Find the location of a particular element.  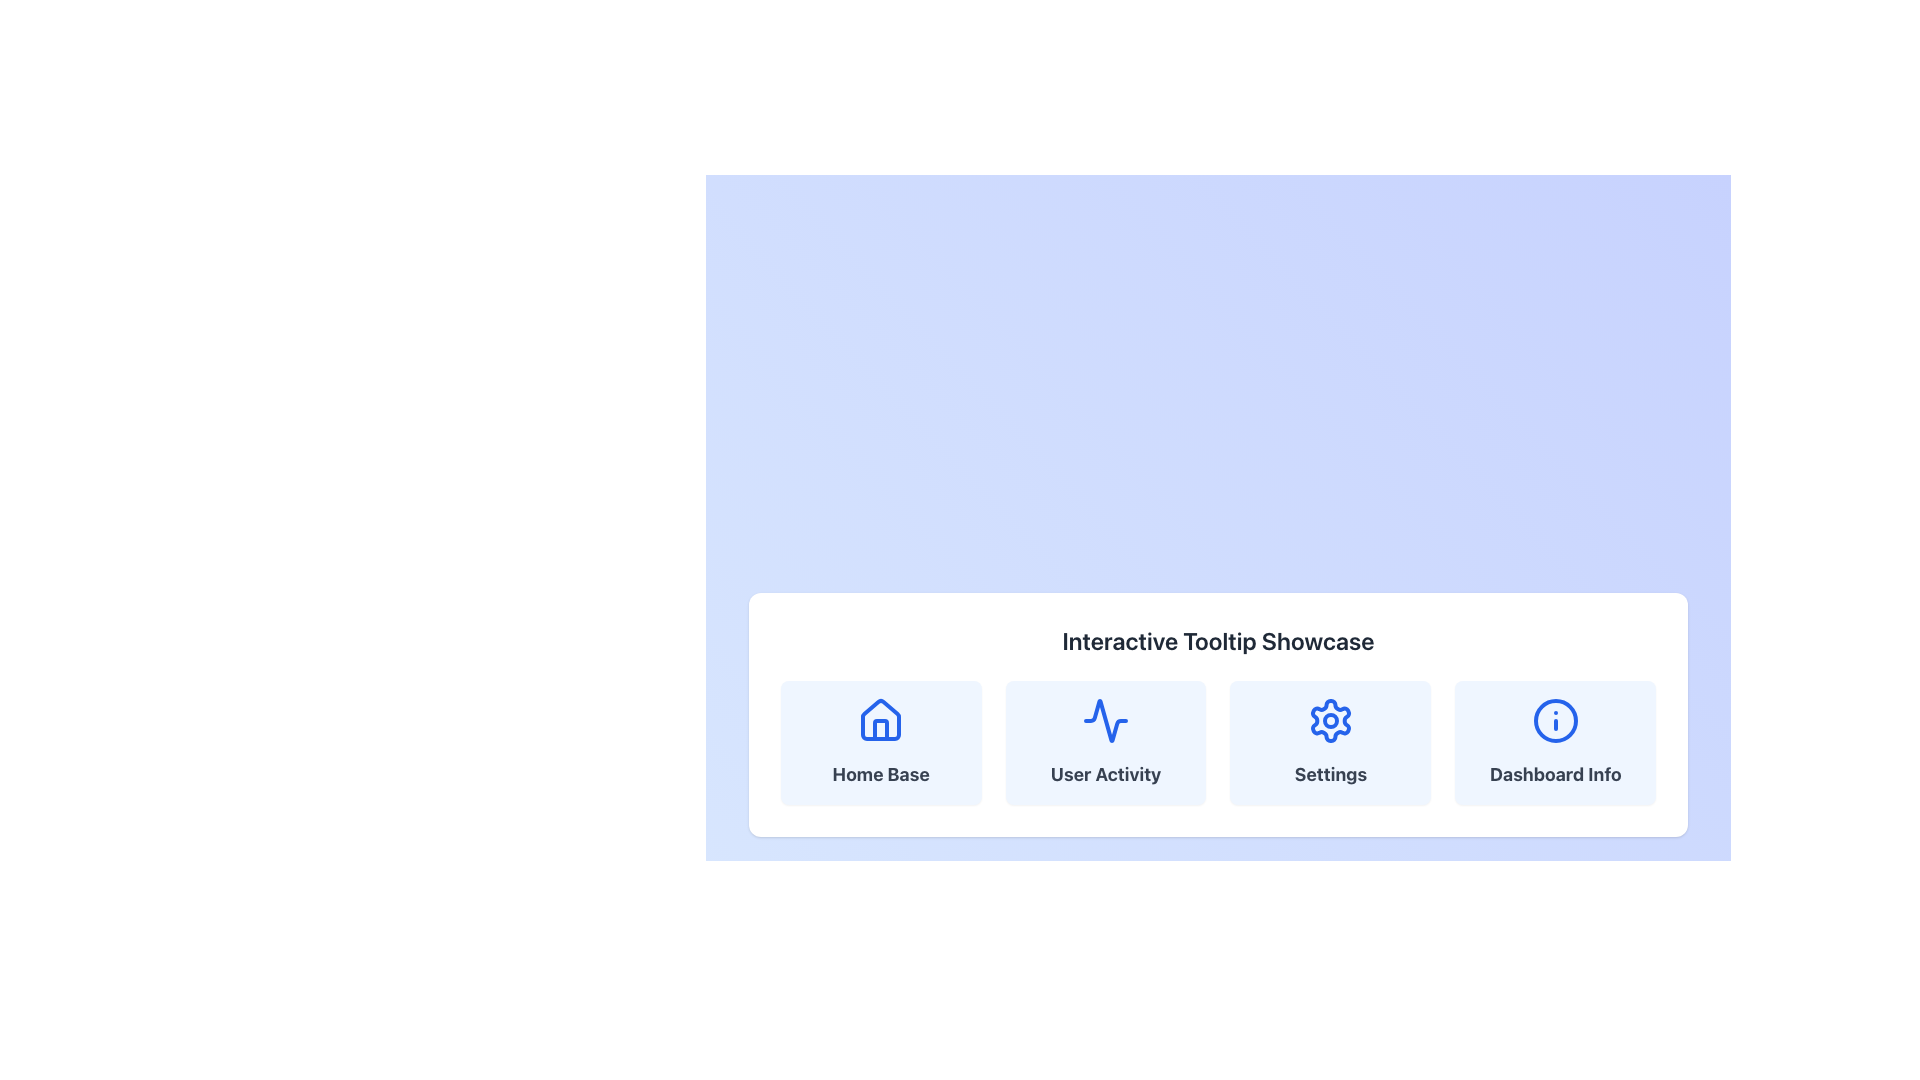

the 'Home Base' icon in the navigation menu, which is located in the first segment of the horizontal row of menu items at the bottom of the interface is located at coordinates (880, 720).